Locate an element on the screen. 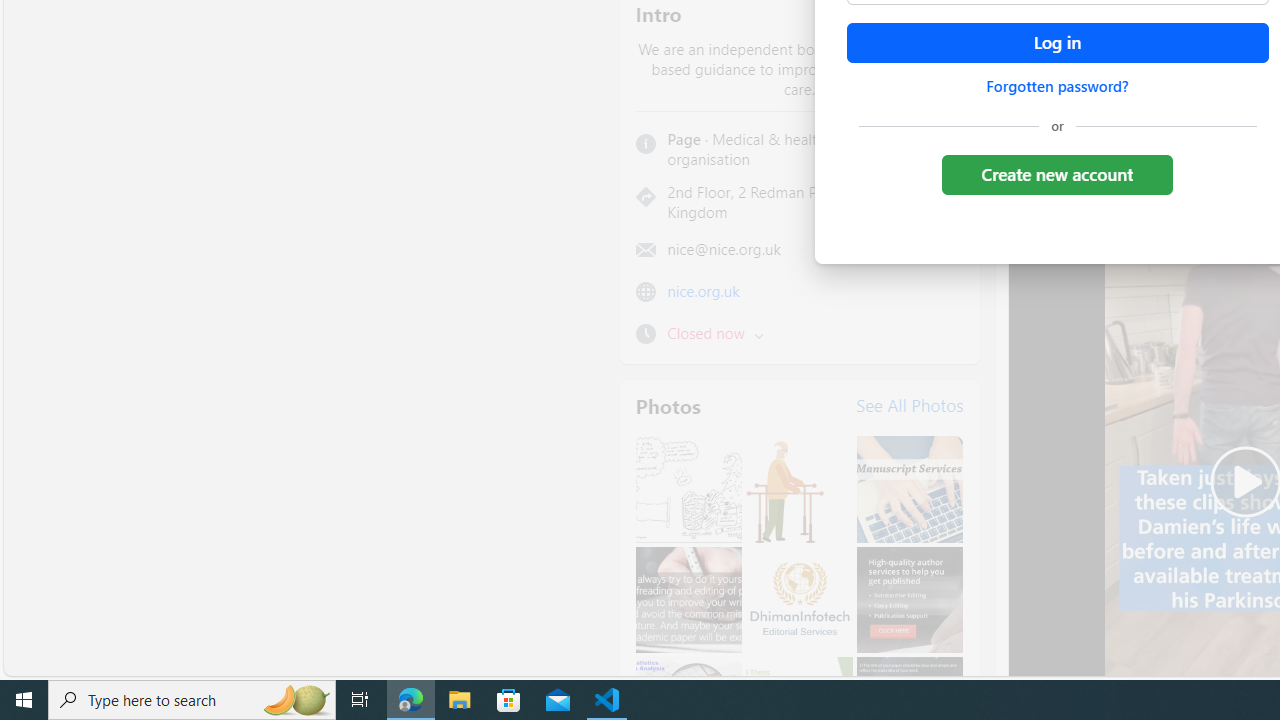 Image resolution: width=1280 pixels, height=720 pixels. 'Forgotten password?' is located at coordinates (1056, 85).